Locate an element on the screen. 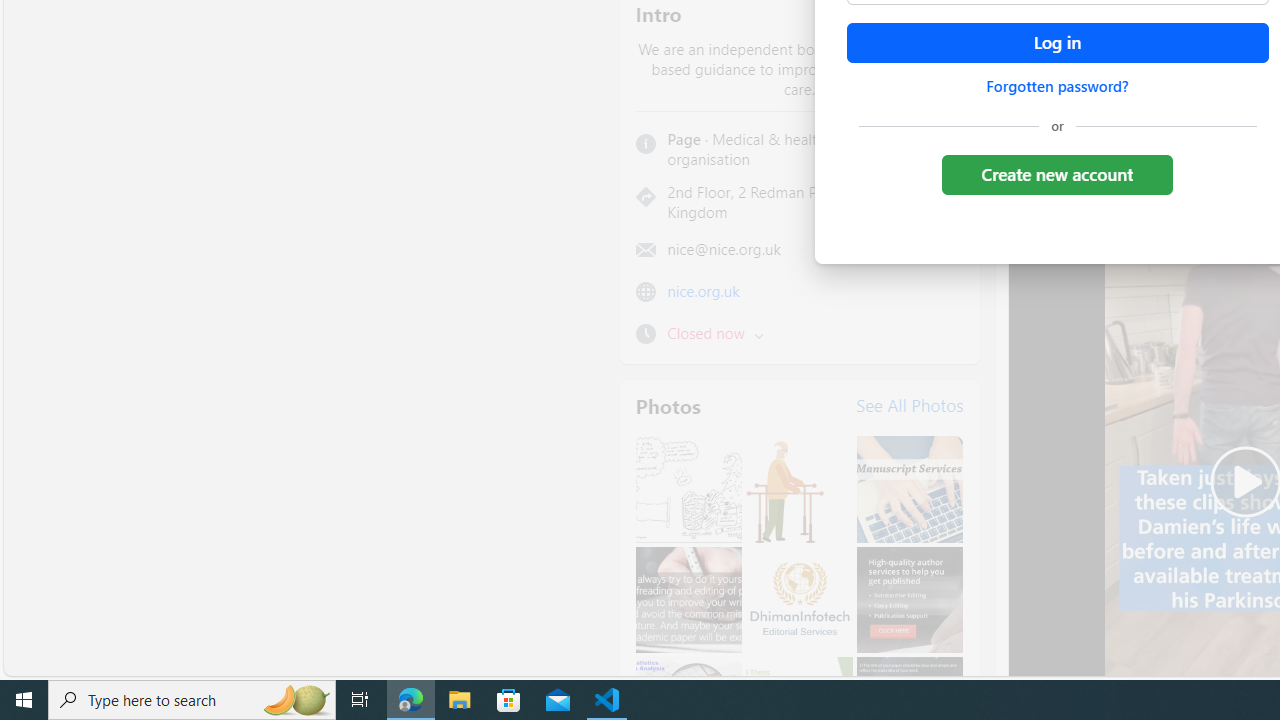 Image resolution: width=1280 pixels, height=720 pixels. 'Forgotten password?' is located at coordinates (1056, 85).